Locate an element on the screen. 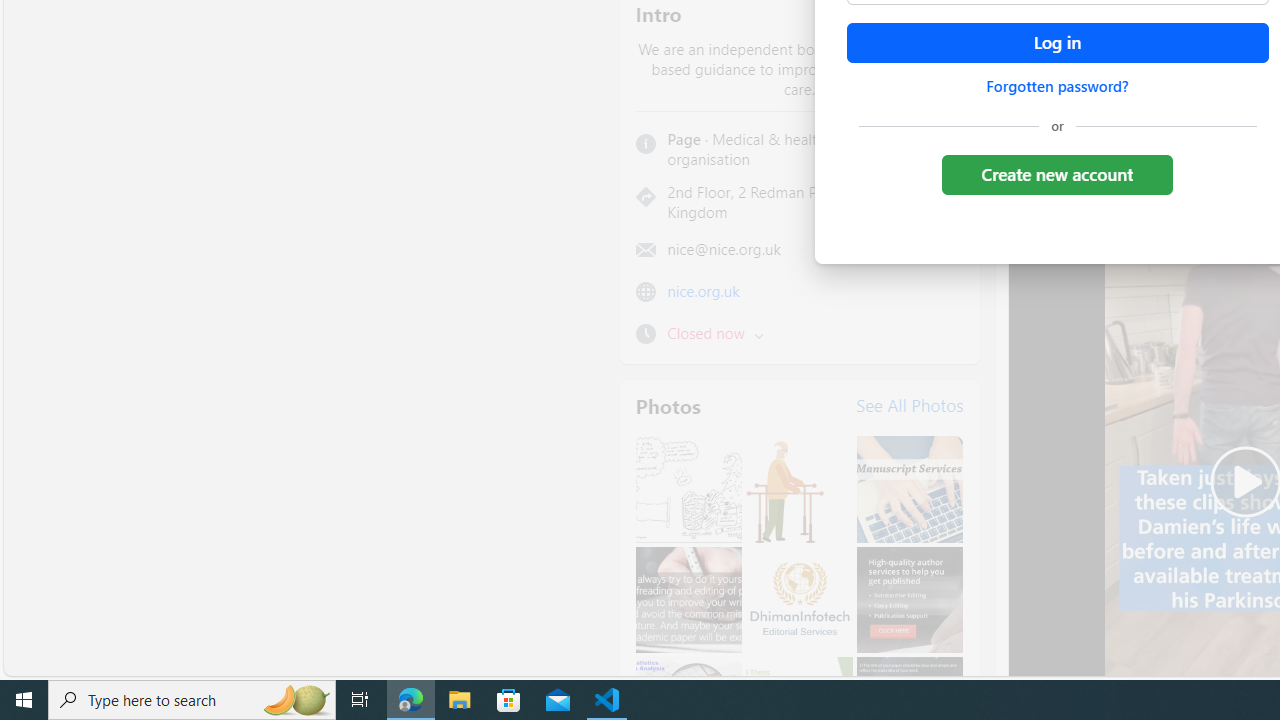 Image resolution: width=1280 pixels, height=720 pixels. 'Forgotten password?' is located at coordinates (1056, 85).